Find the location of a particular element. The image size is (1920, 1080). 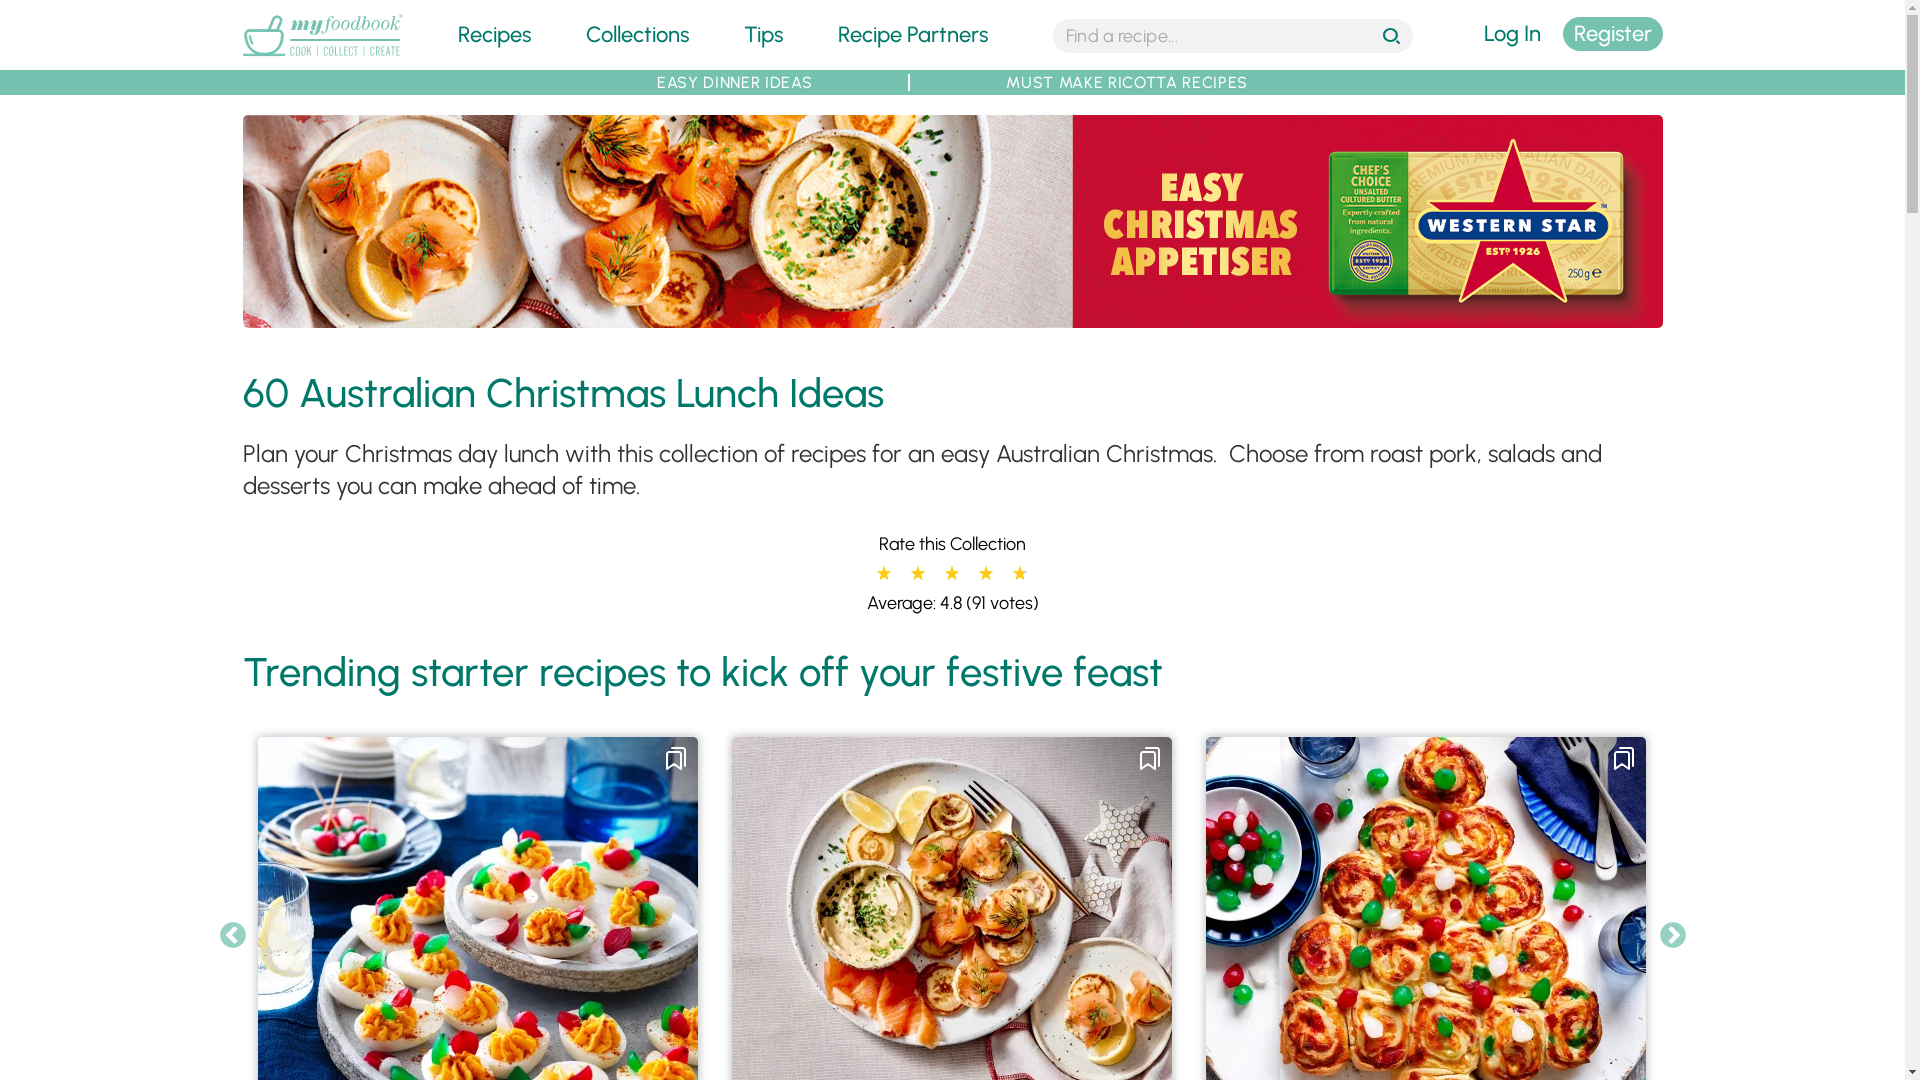

'Give it 1/5' is located at coordinates (875, 574).